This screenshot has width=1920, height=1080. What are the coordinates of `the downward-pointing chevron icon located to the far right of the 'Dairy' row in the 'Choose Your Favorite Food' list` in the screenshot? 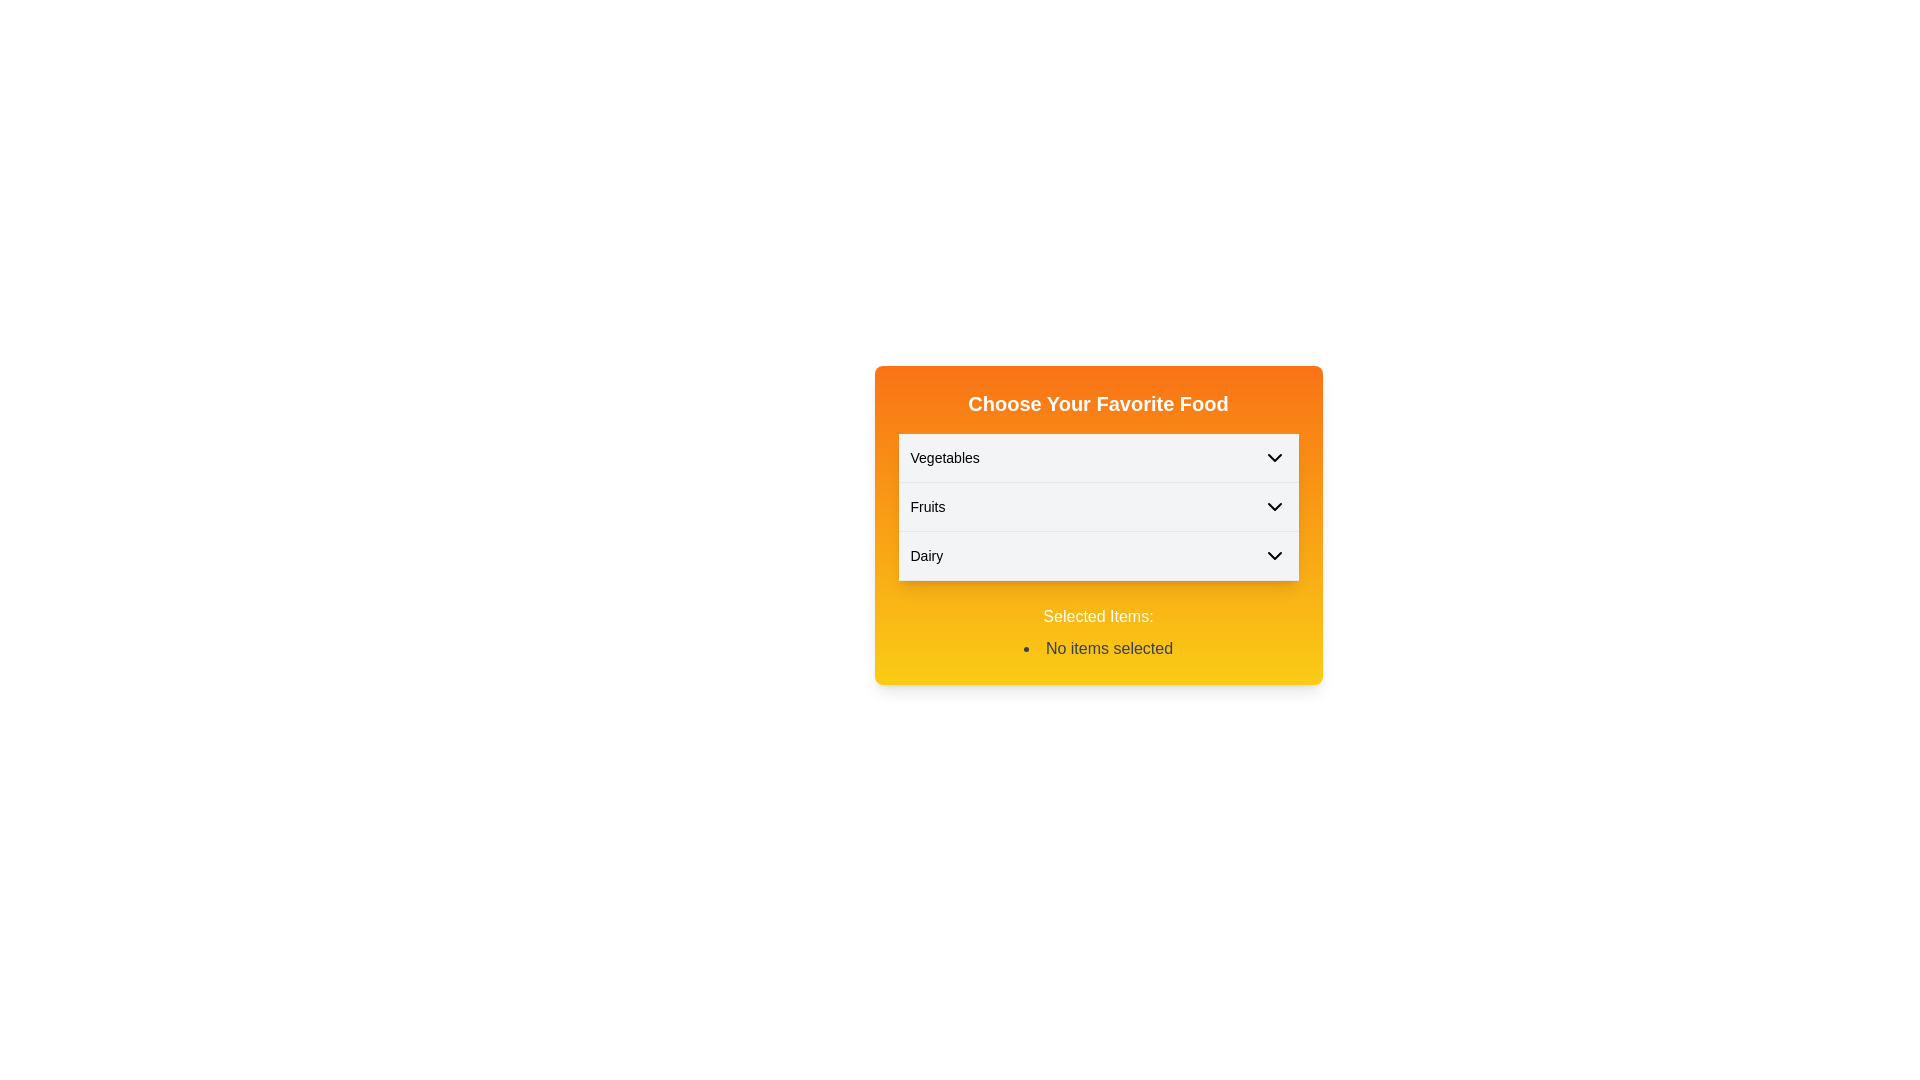 It's located at (1273, 555).